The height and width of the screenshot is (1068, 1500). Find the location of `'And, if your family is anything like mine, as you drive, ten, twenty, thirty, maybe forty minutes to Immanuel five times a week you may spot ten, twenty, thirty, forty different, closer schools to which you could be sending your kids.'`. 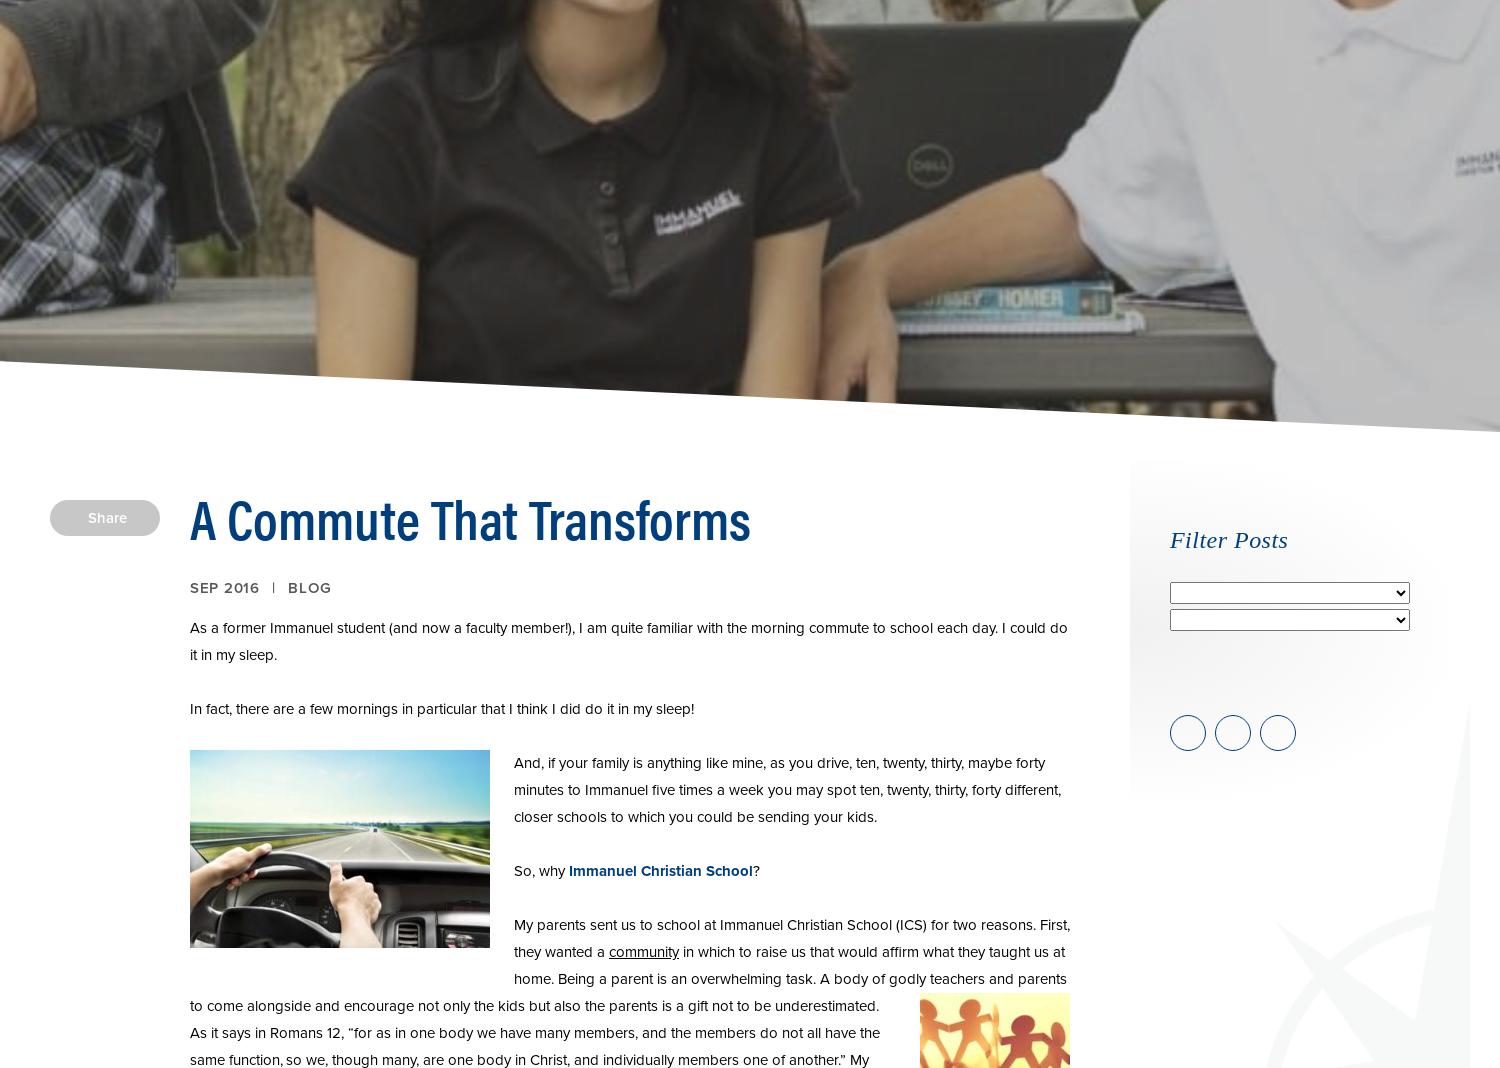

'And, if your family is anything like mine, as you drive, ten, twenty, thirty, maybe forty minutes to Immanuel five times a week you may spot ten, twenty, thirty, forty different, closer schools to which you could be sending your kids.' is located at coordinates (513, 789).